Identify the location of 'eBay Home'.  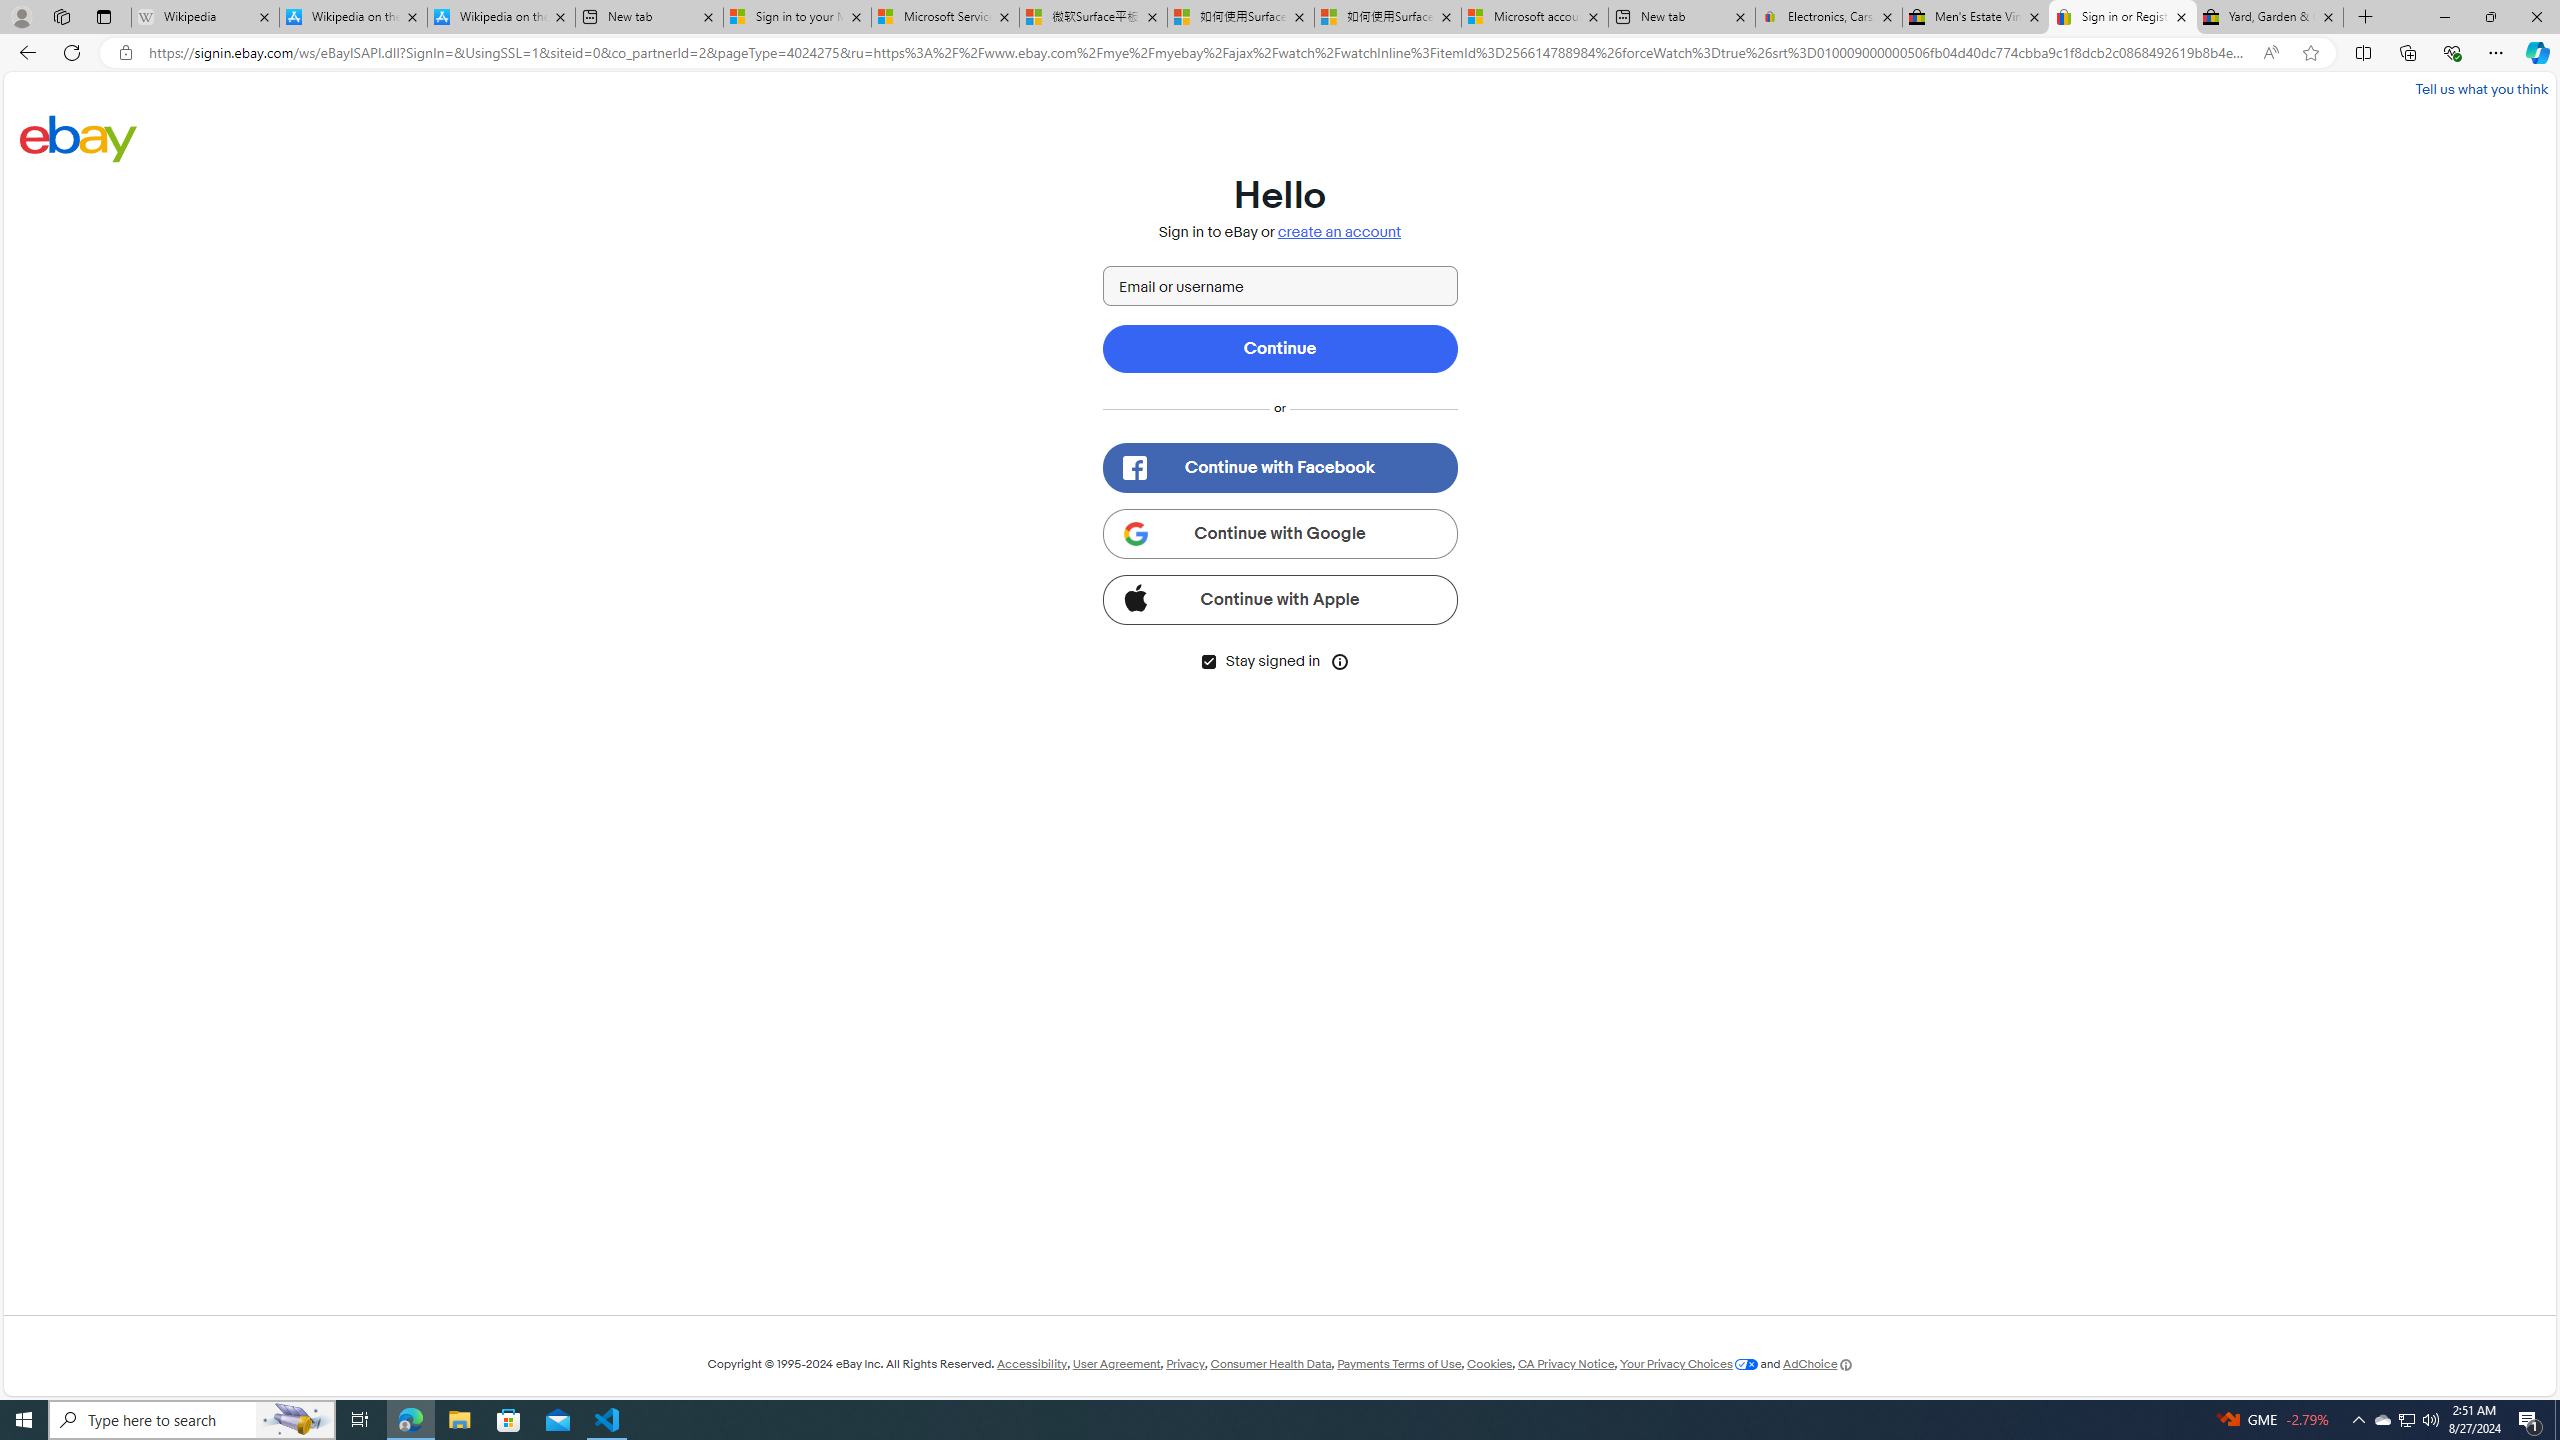
(78, 137).